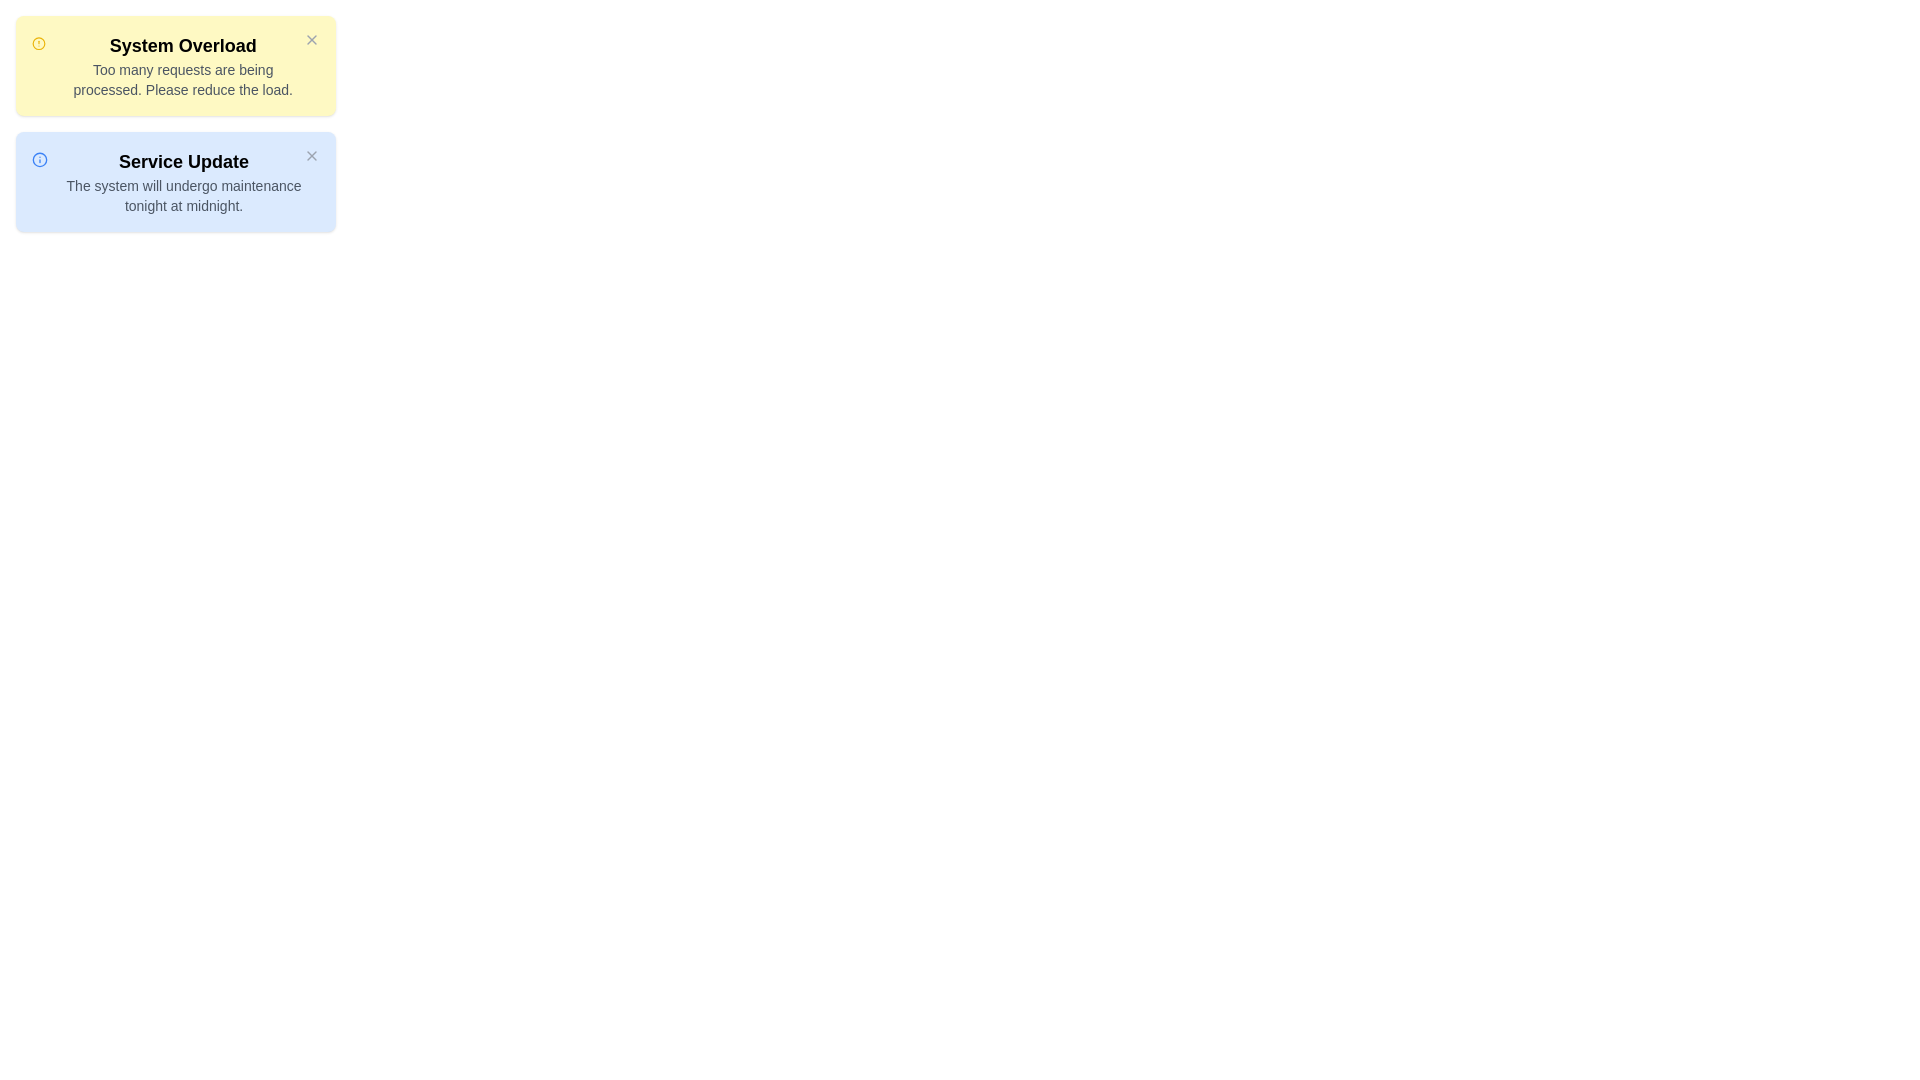  What do you see at coordinates (39, 43) in the screenshot?
I see `the filled circular alert icon that is positioned to the left of the 'System Overload' alert message` at bounding box center [39, 43].